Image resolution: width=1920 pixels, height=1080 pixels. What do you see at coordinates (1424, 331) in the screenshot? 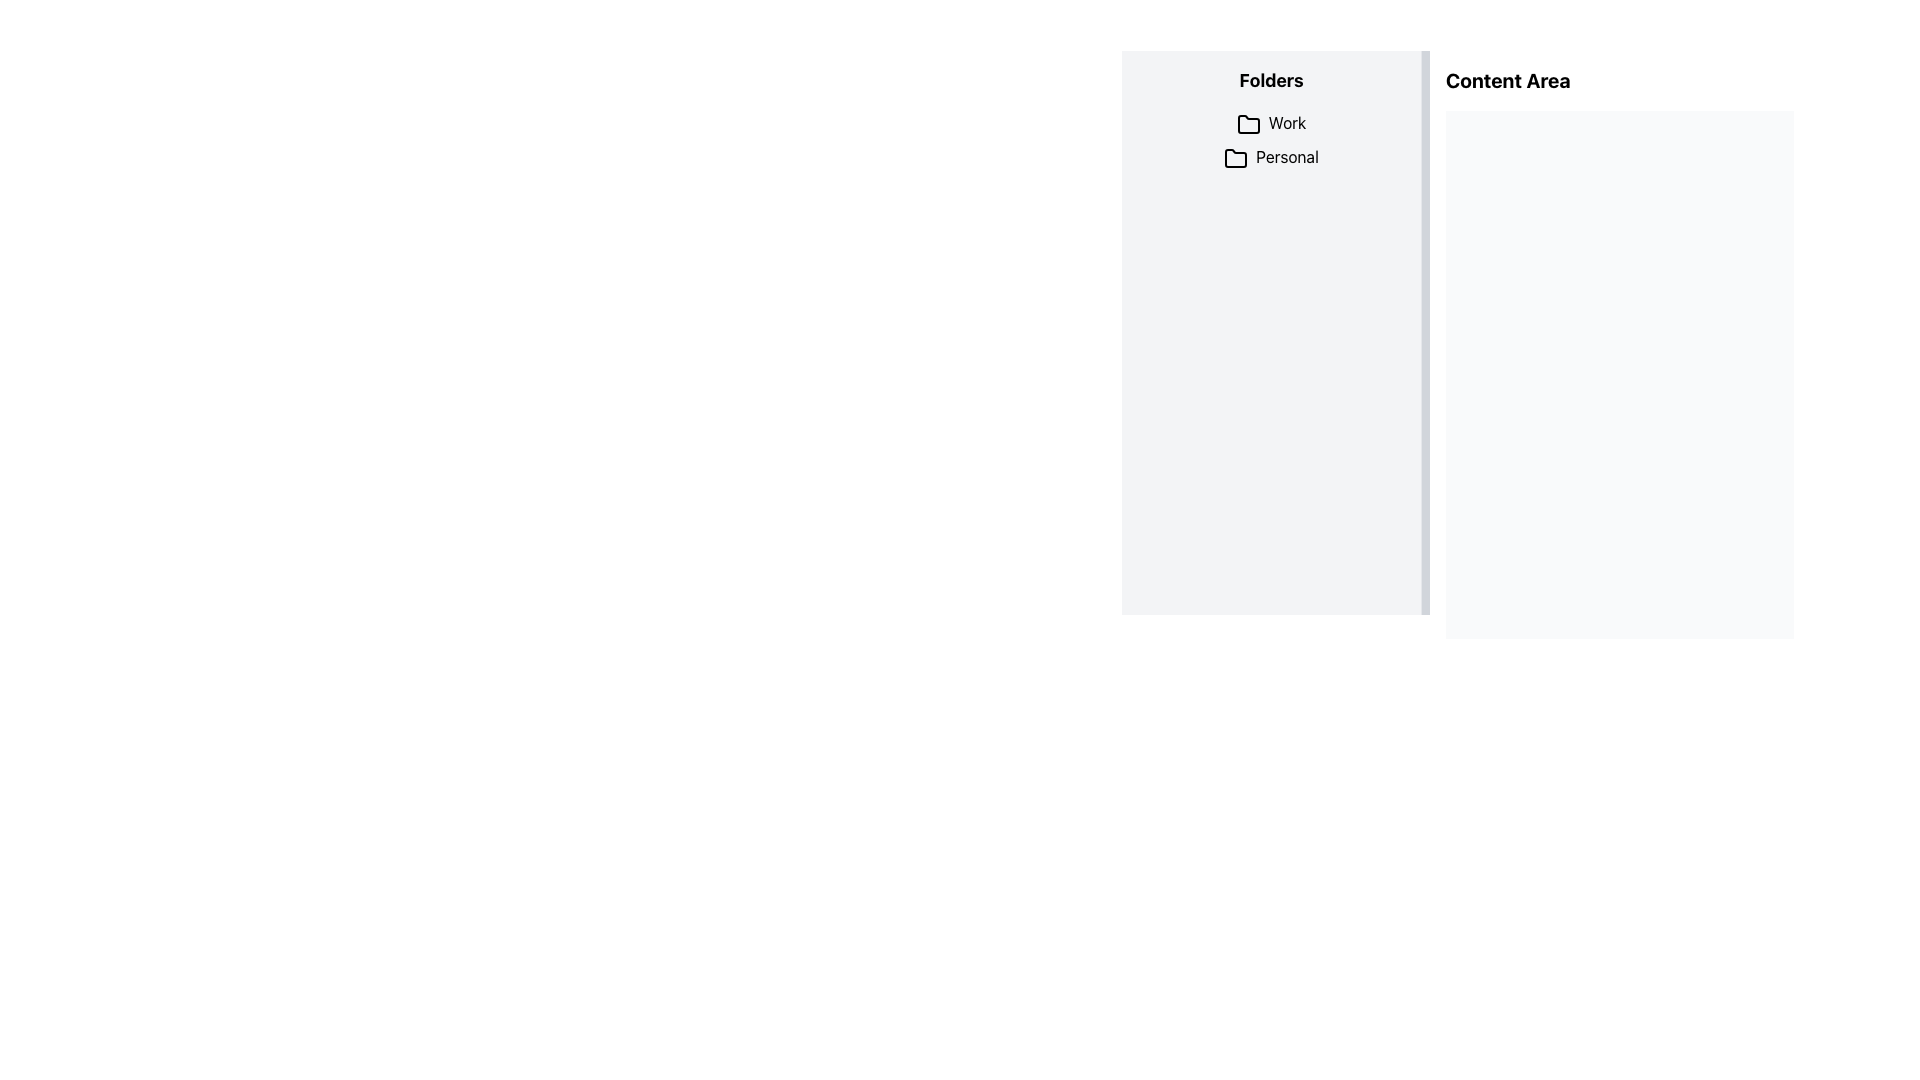
I see `the Horizontal Resize Handle located between the 'Folders' section and the 'Content Area' section` at bounding box center [1424, 331].